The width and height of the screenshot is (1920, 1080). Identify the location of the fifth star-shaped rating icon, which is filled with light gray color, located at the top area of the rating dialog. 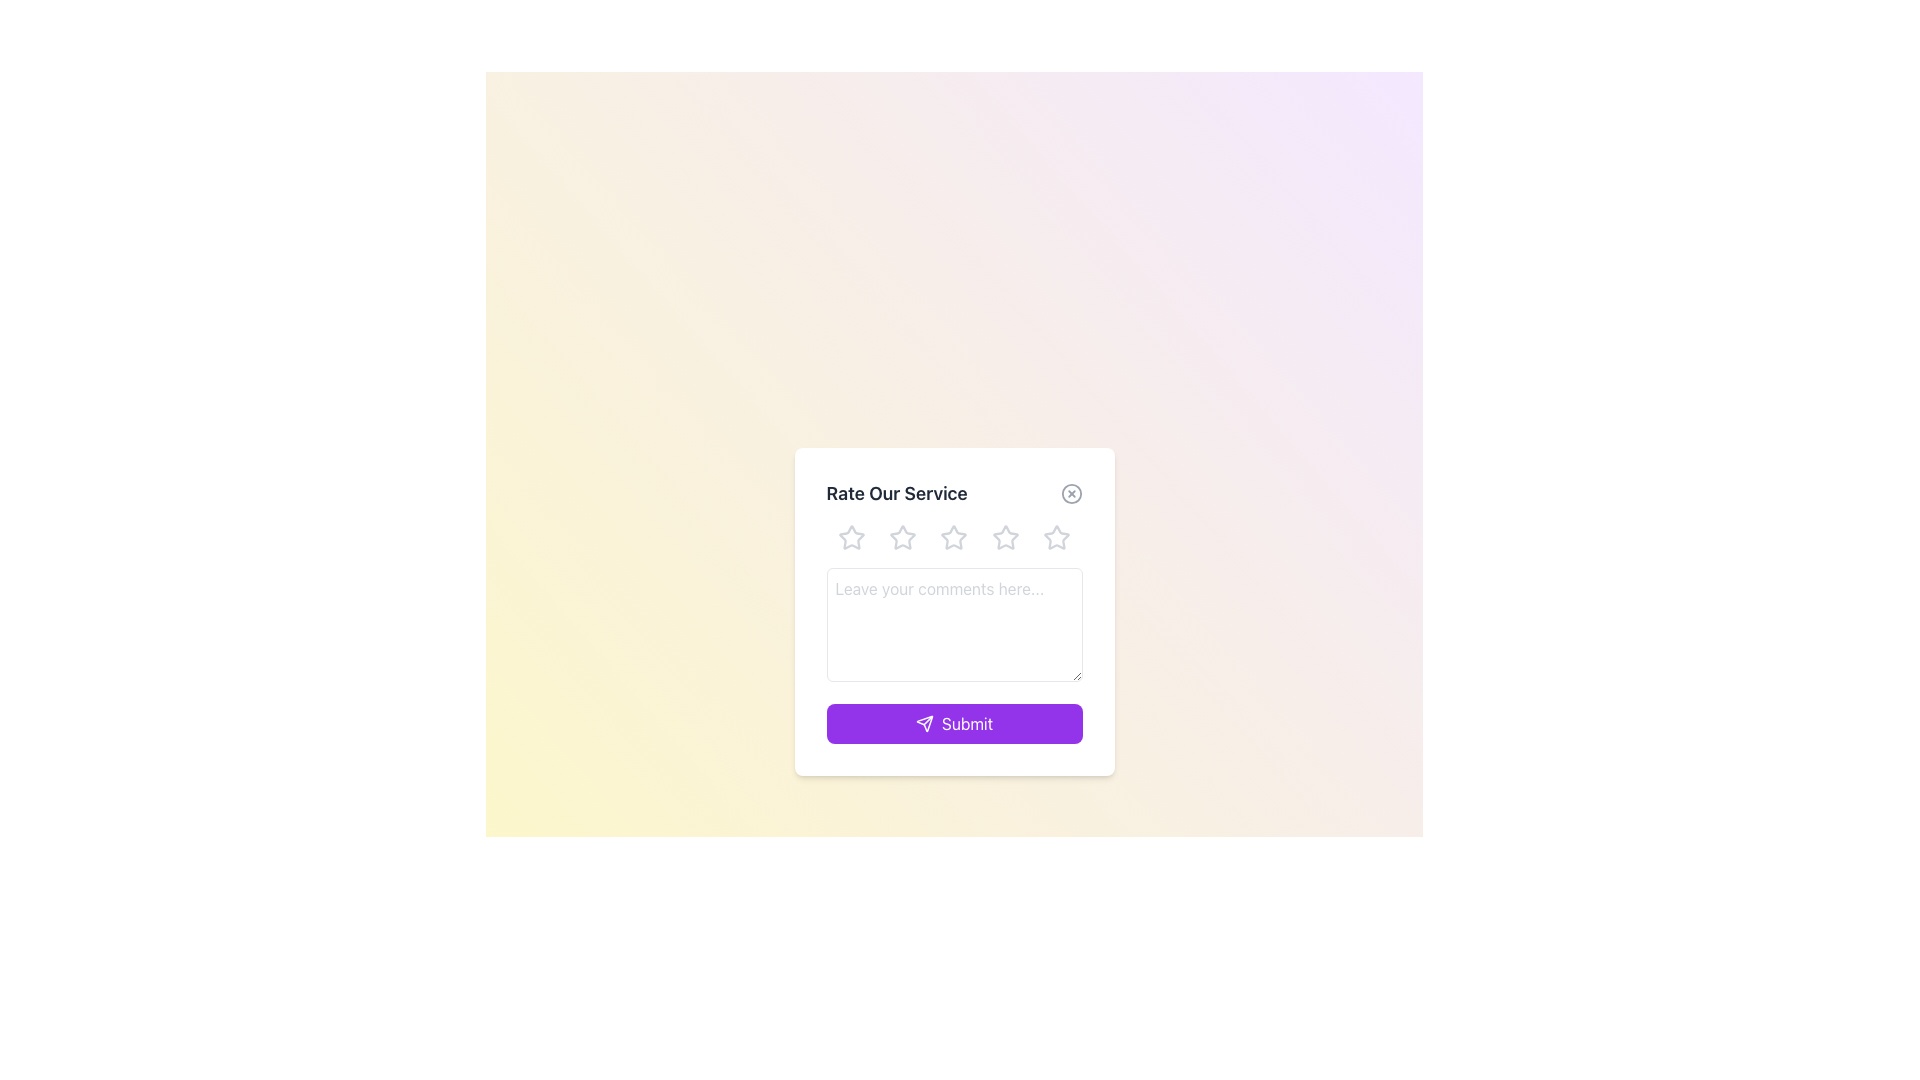
(1055, 536).